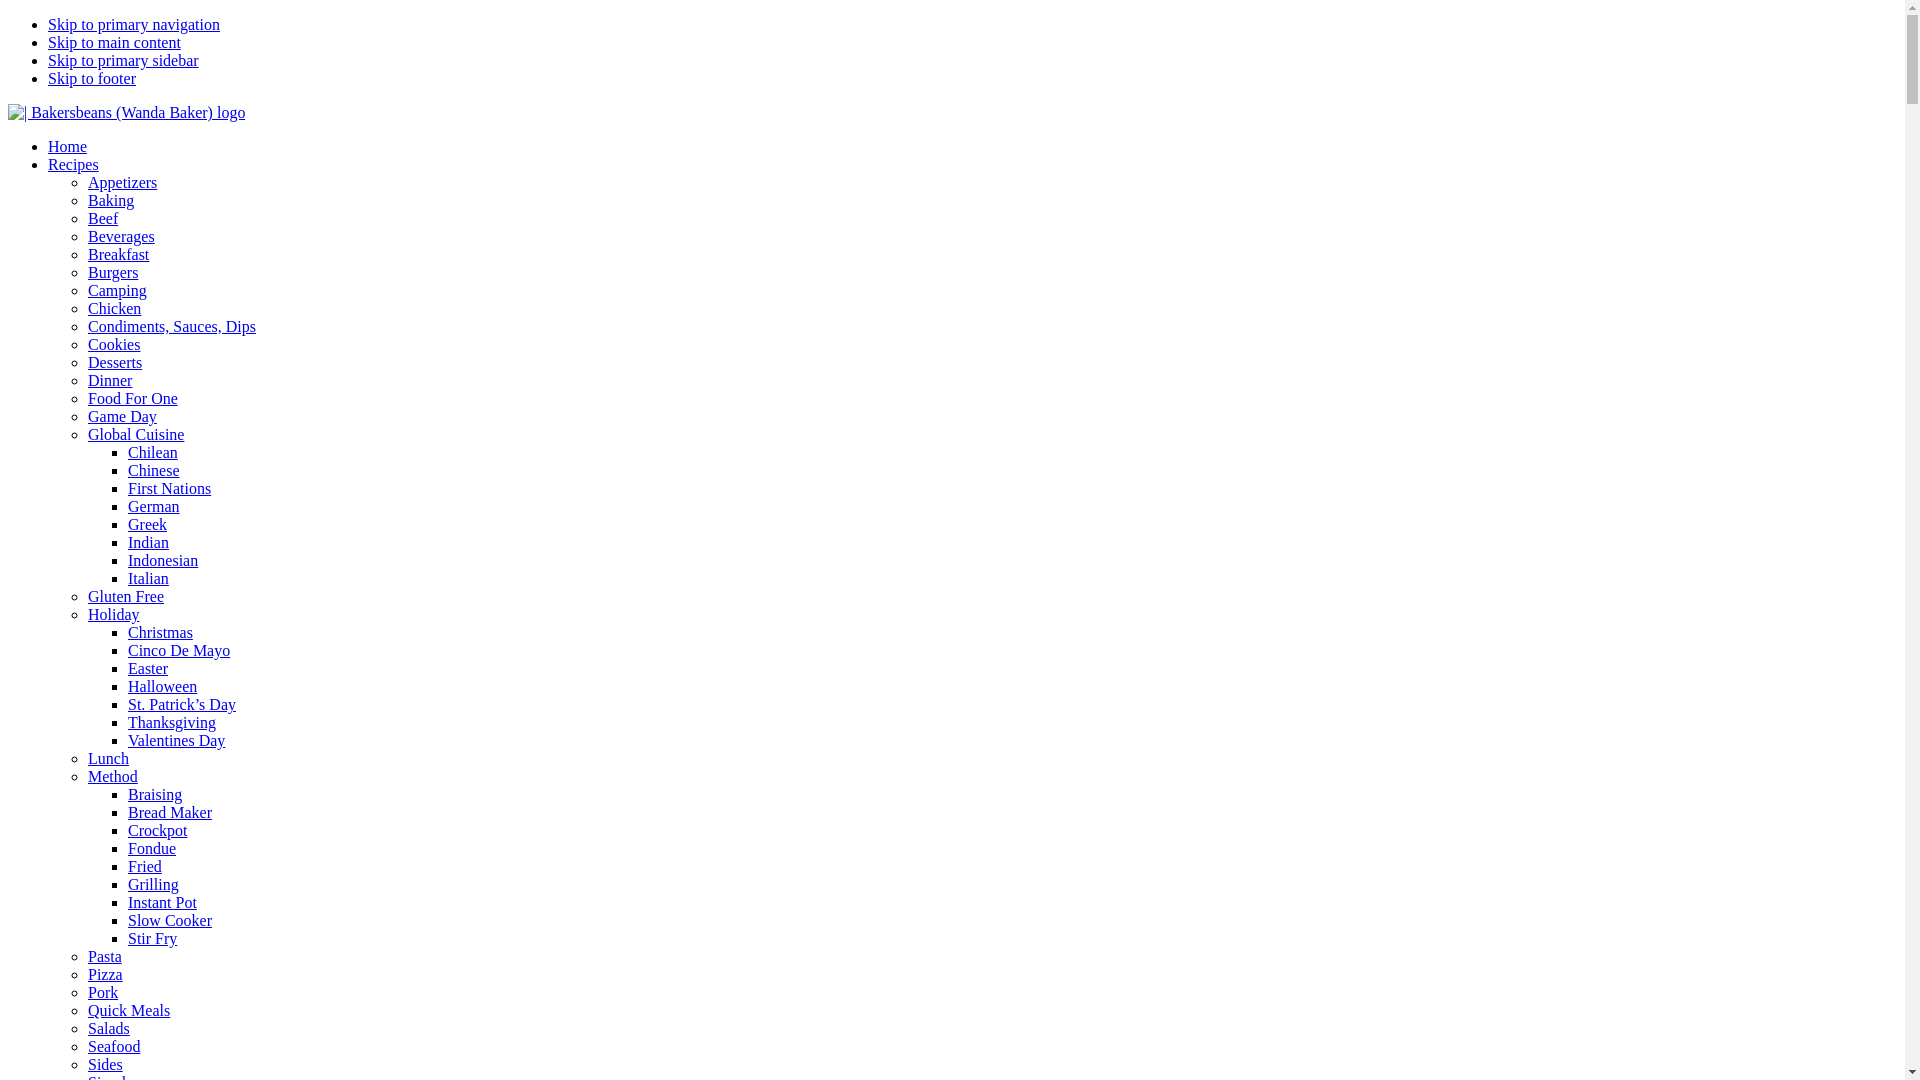 This screenshot has width=1920, height=1080. What do you see at coordinates (132, 398) in the screenshot?
I see `'Food For One'` at bounding box center [132, 398].